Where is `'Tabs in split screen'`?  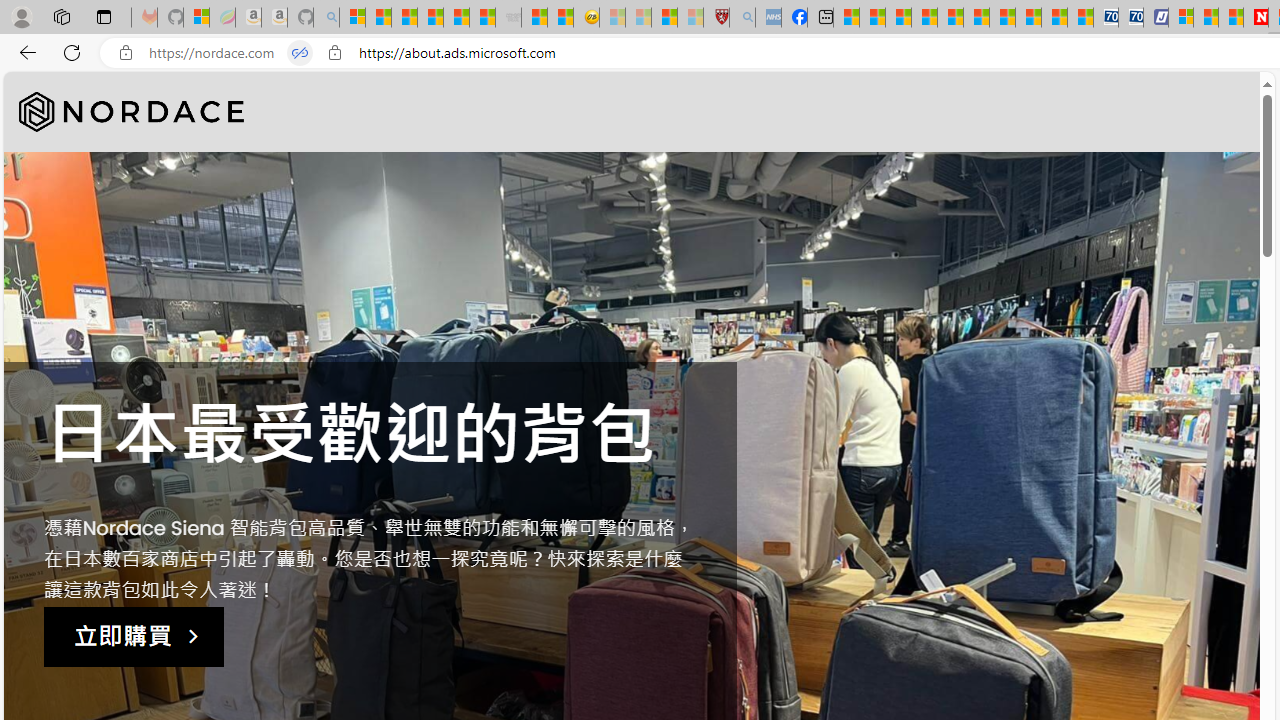 'Tabs in split screen' is located at coordinates (299, 52).